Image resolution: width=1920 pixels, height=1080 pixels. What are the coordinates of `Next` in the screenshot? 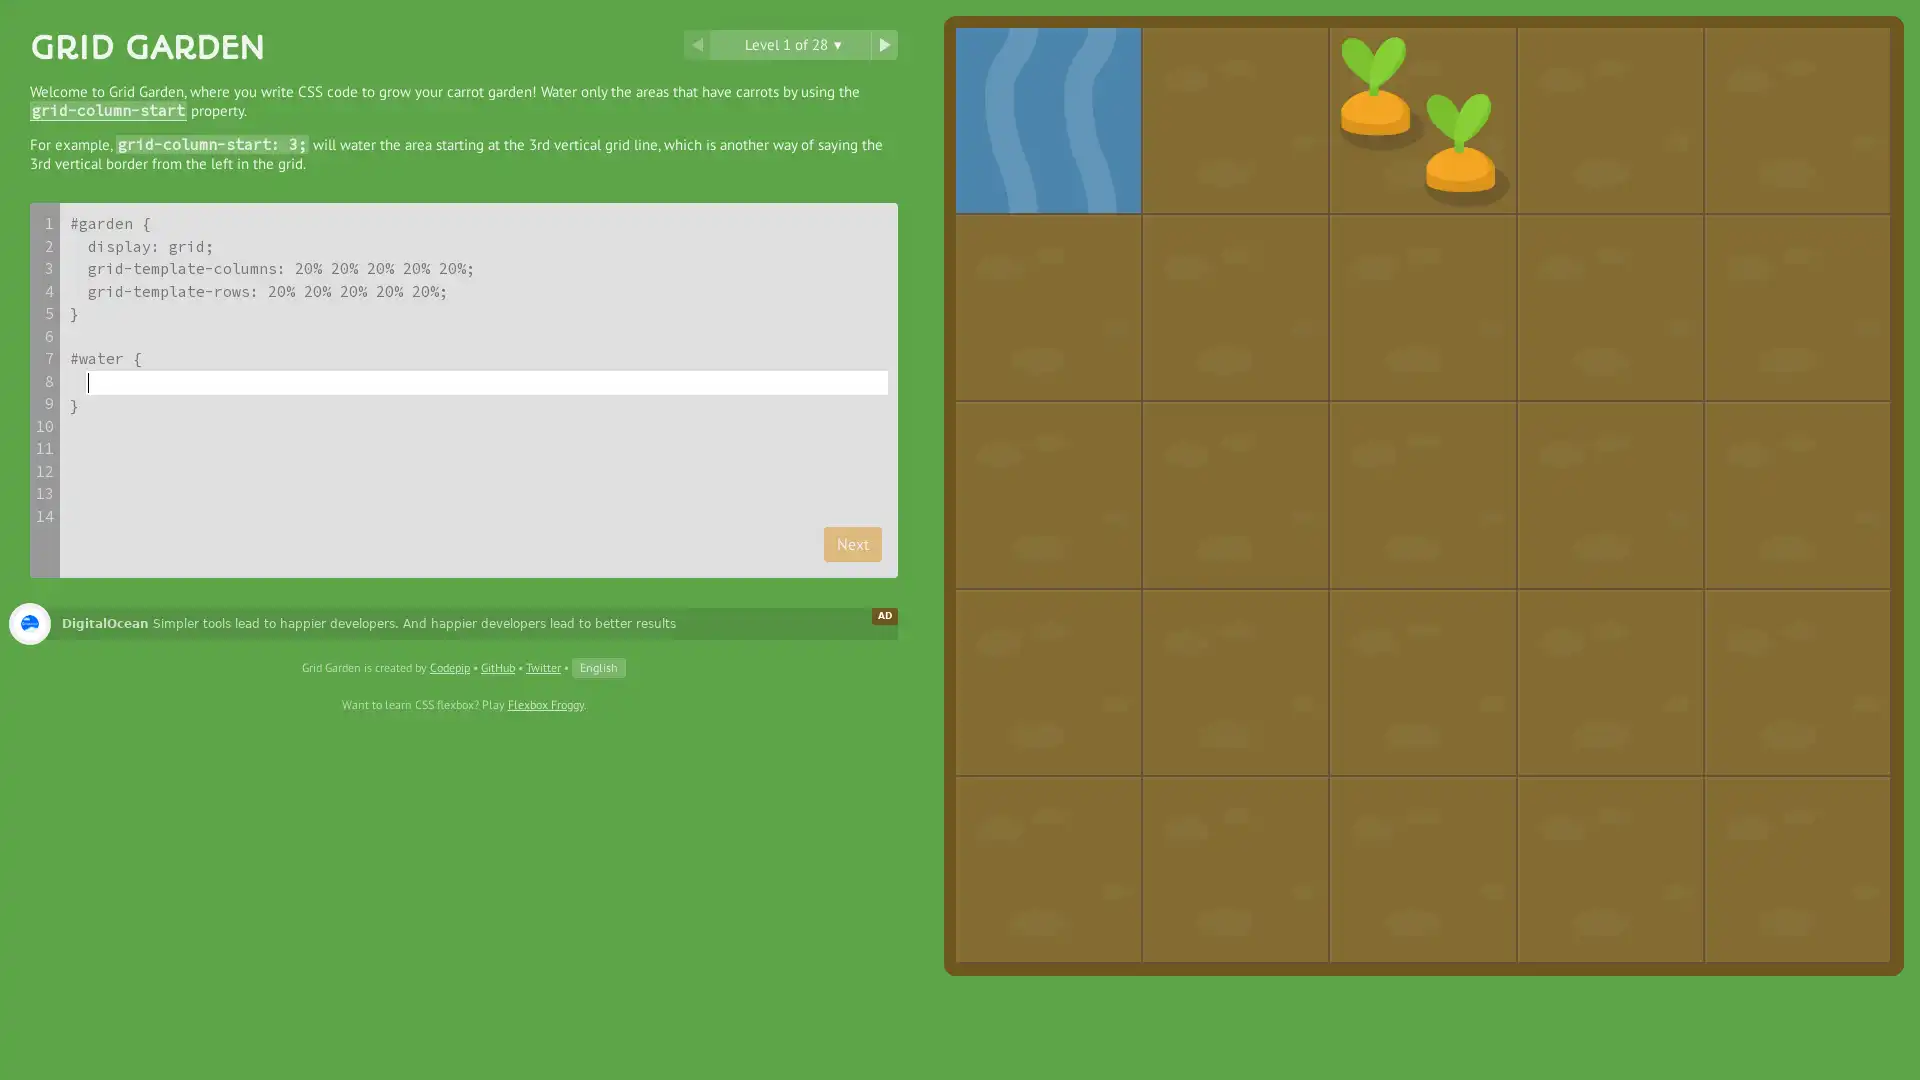 It's located at (853, 543).